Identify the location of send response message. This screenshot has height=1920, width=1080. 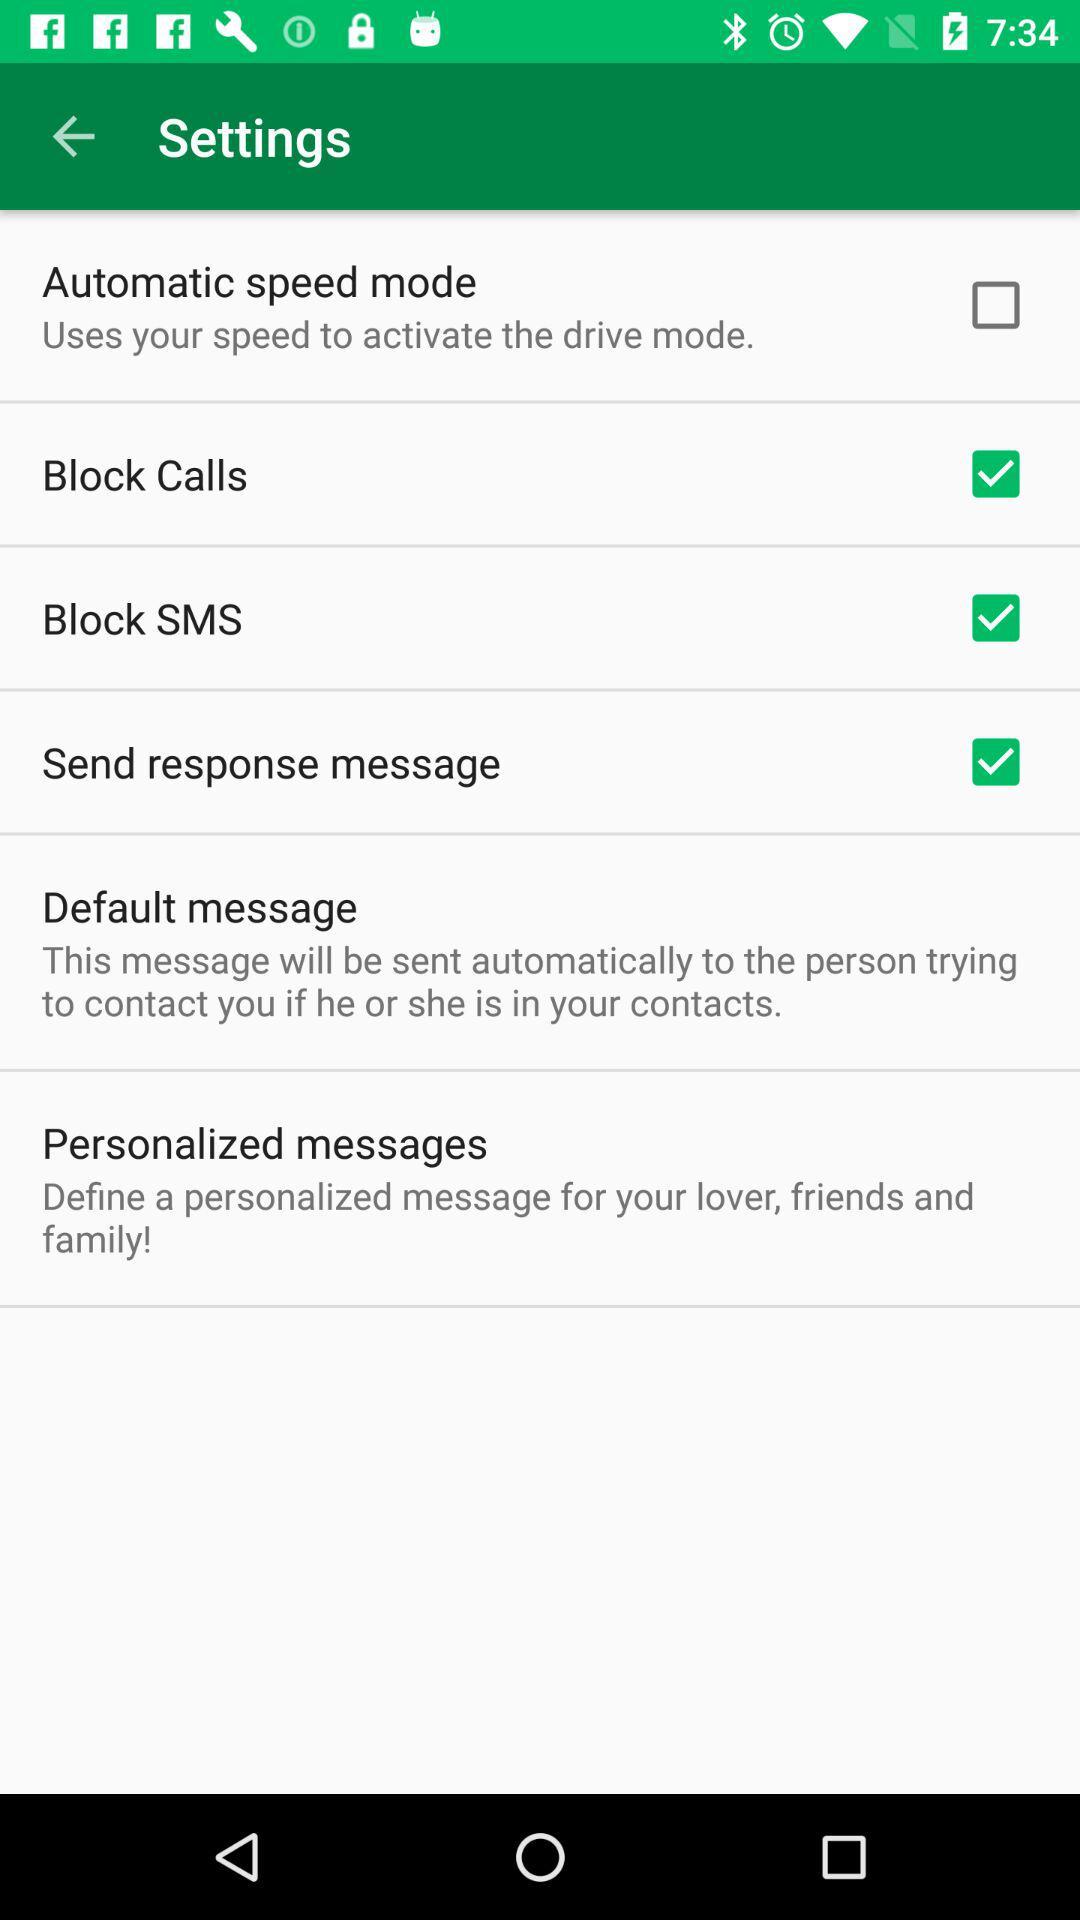
(271, 761).